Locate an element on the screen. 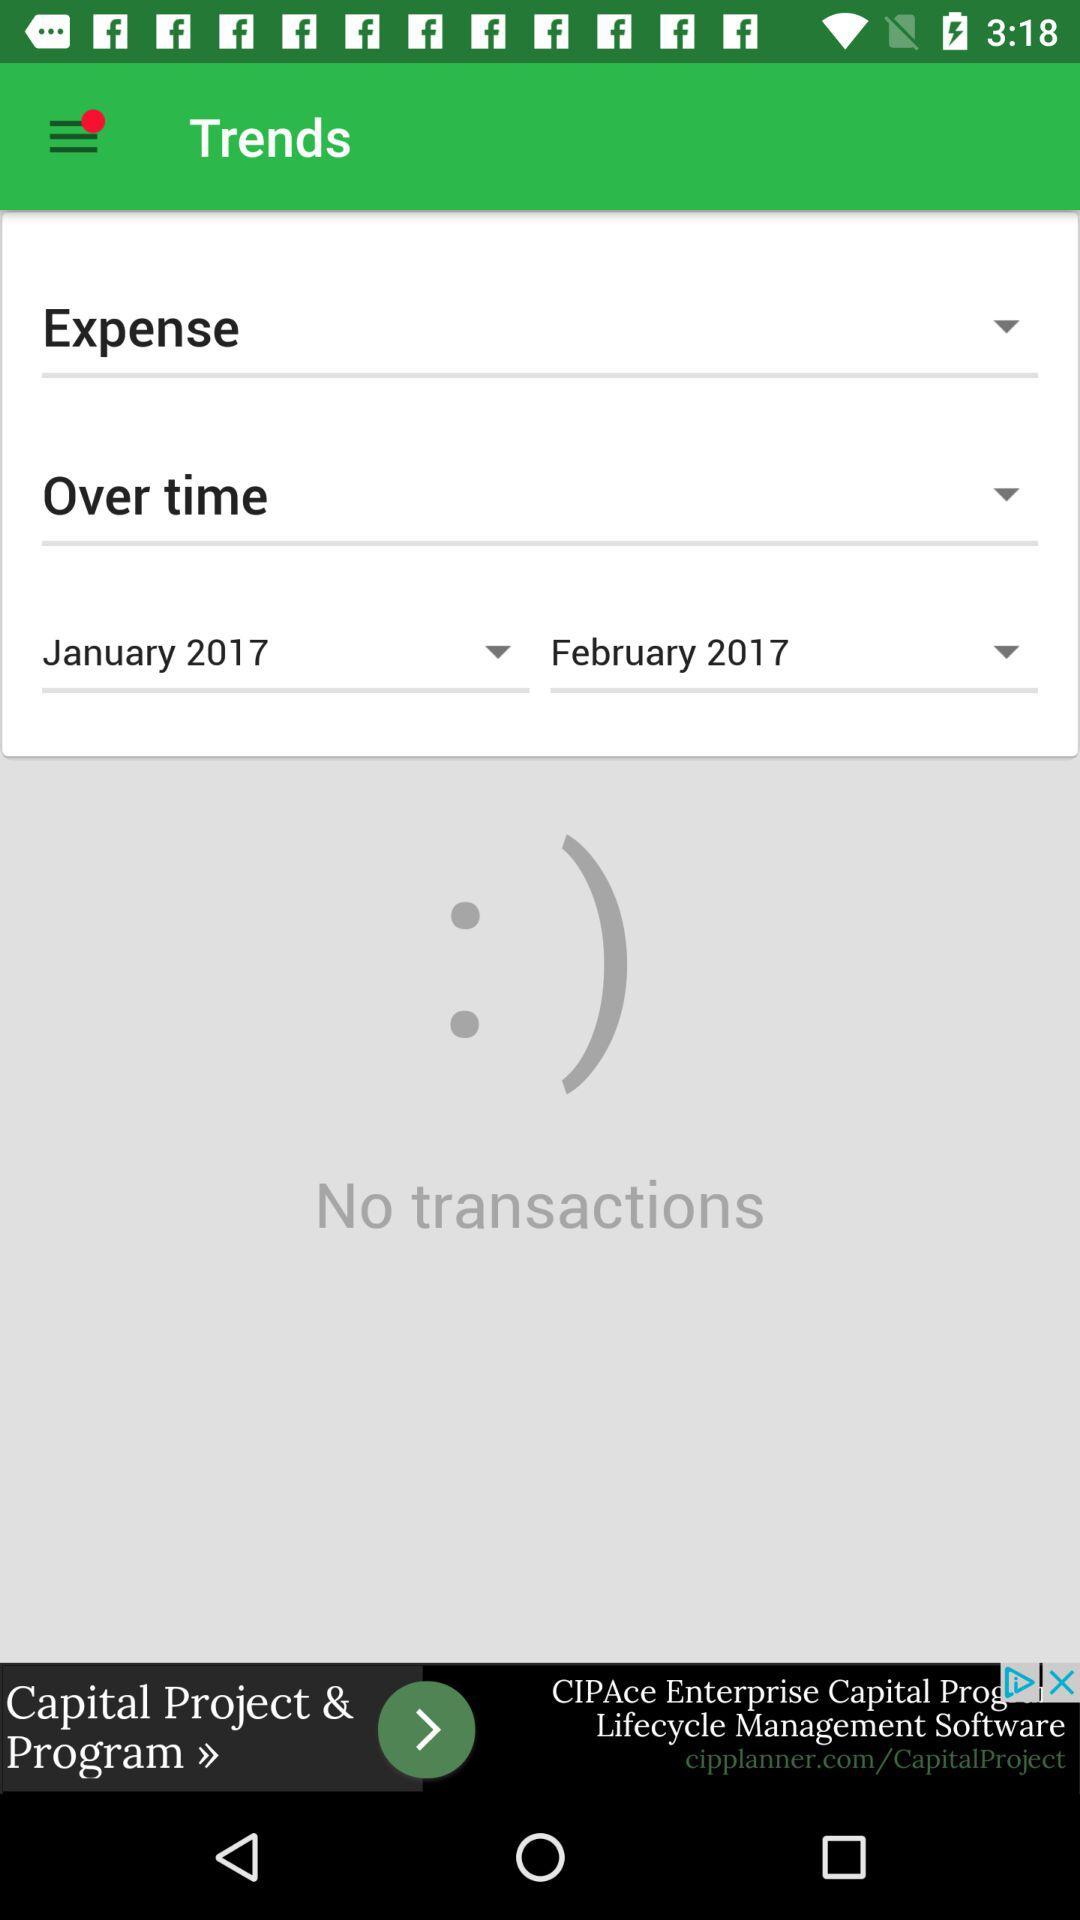 Image resolution: width=1080 pixels, height=1920 pixels. advertisement is located at coordinates (540, 1727).